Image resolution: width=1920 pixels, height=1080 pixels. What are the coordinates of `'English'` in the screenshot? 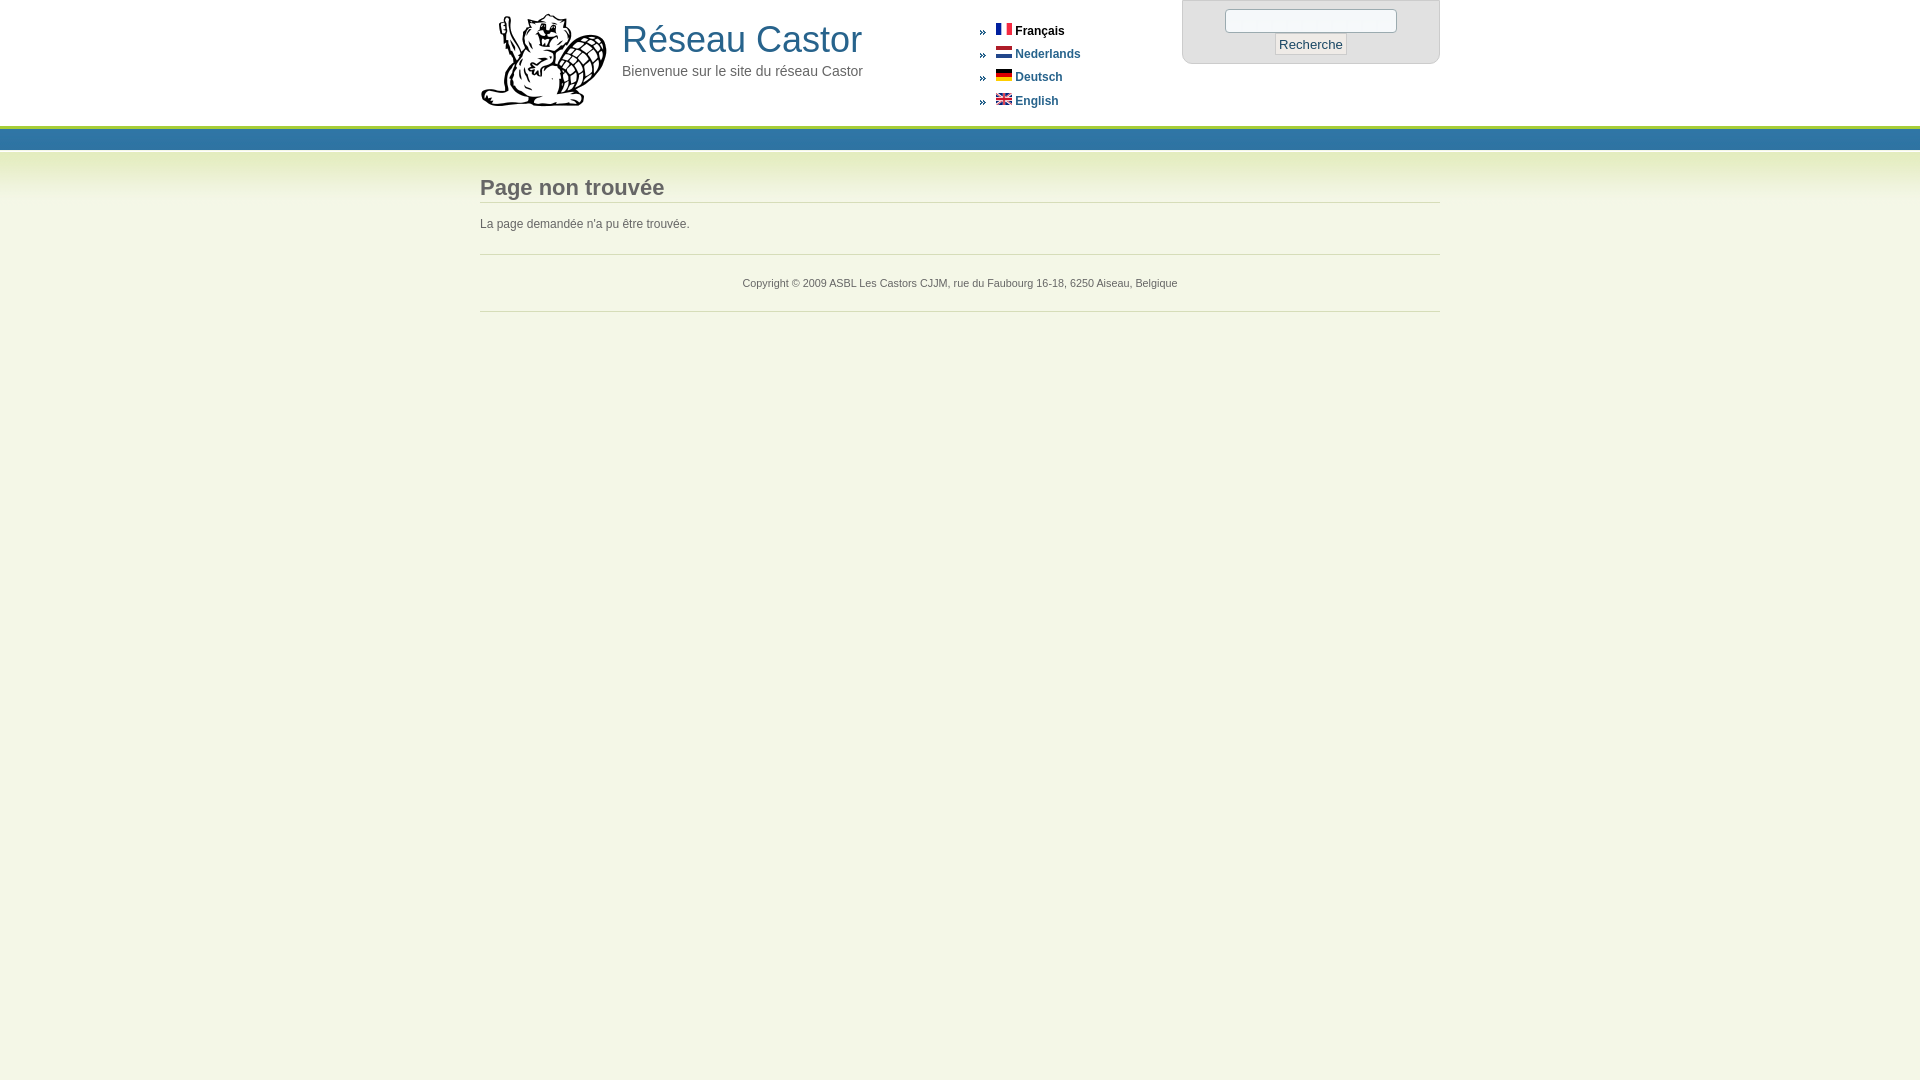 It's located at (1003, 99).